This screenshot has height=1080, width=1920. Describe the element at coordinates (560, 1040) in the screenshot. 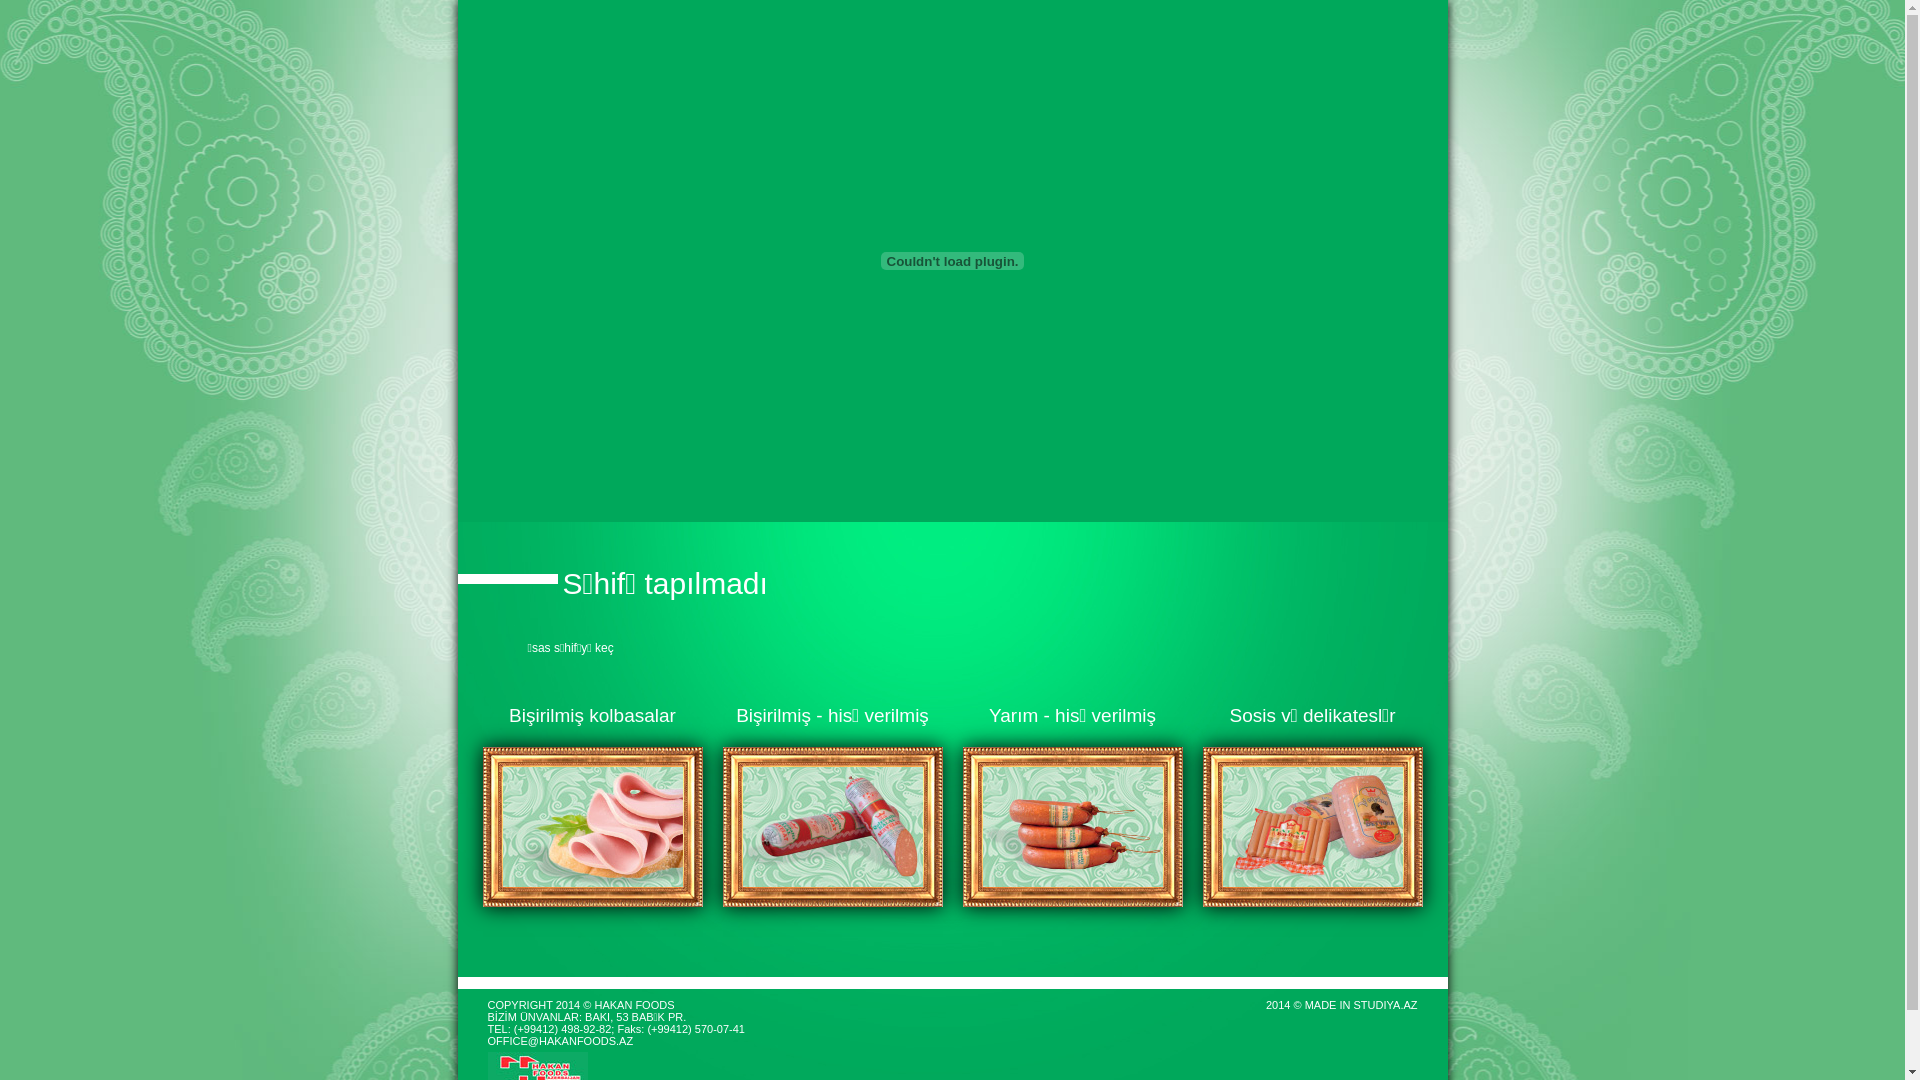

I see `'OFFICE@HAKANFOODS.AZ'` at that location.